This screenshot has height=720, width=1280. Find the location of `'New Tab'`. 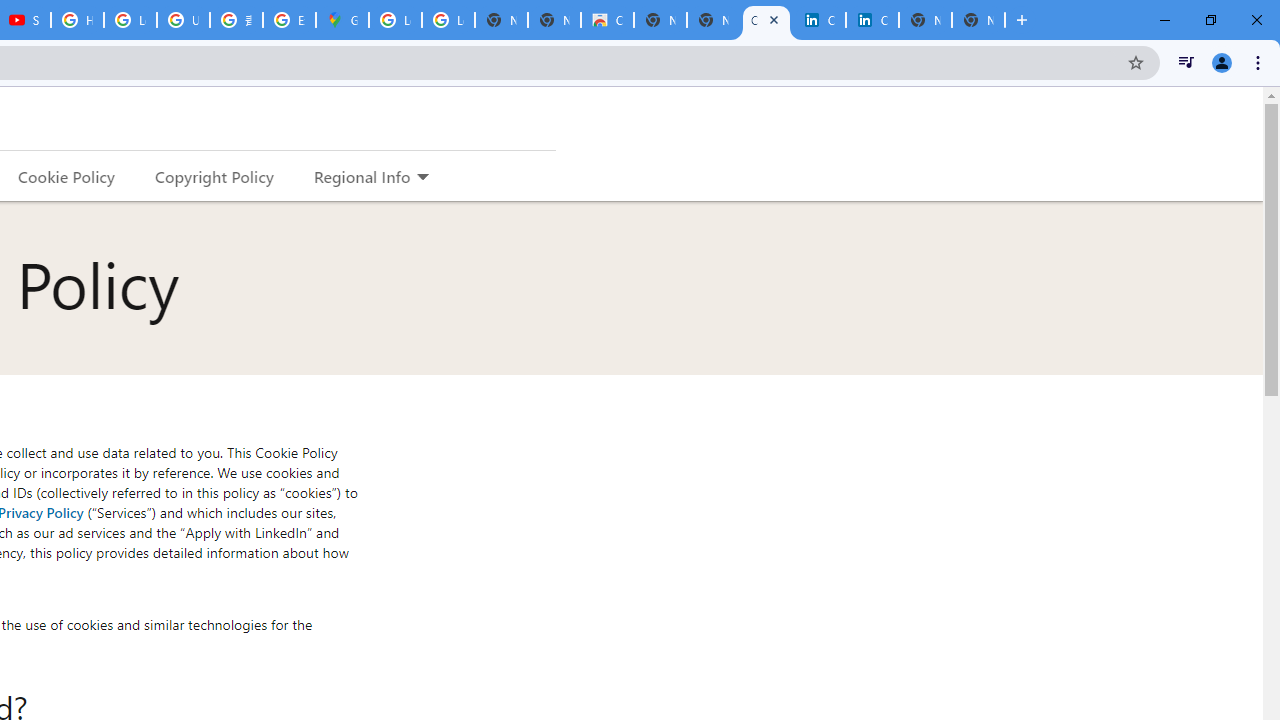

'New Tab' is located at coordinates (978, 20).